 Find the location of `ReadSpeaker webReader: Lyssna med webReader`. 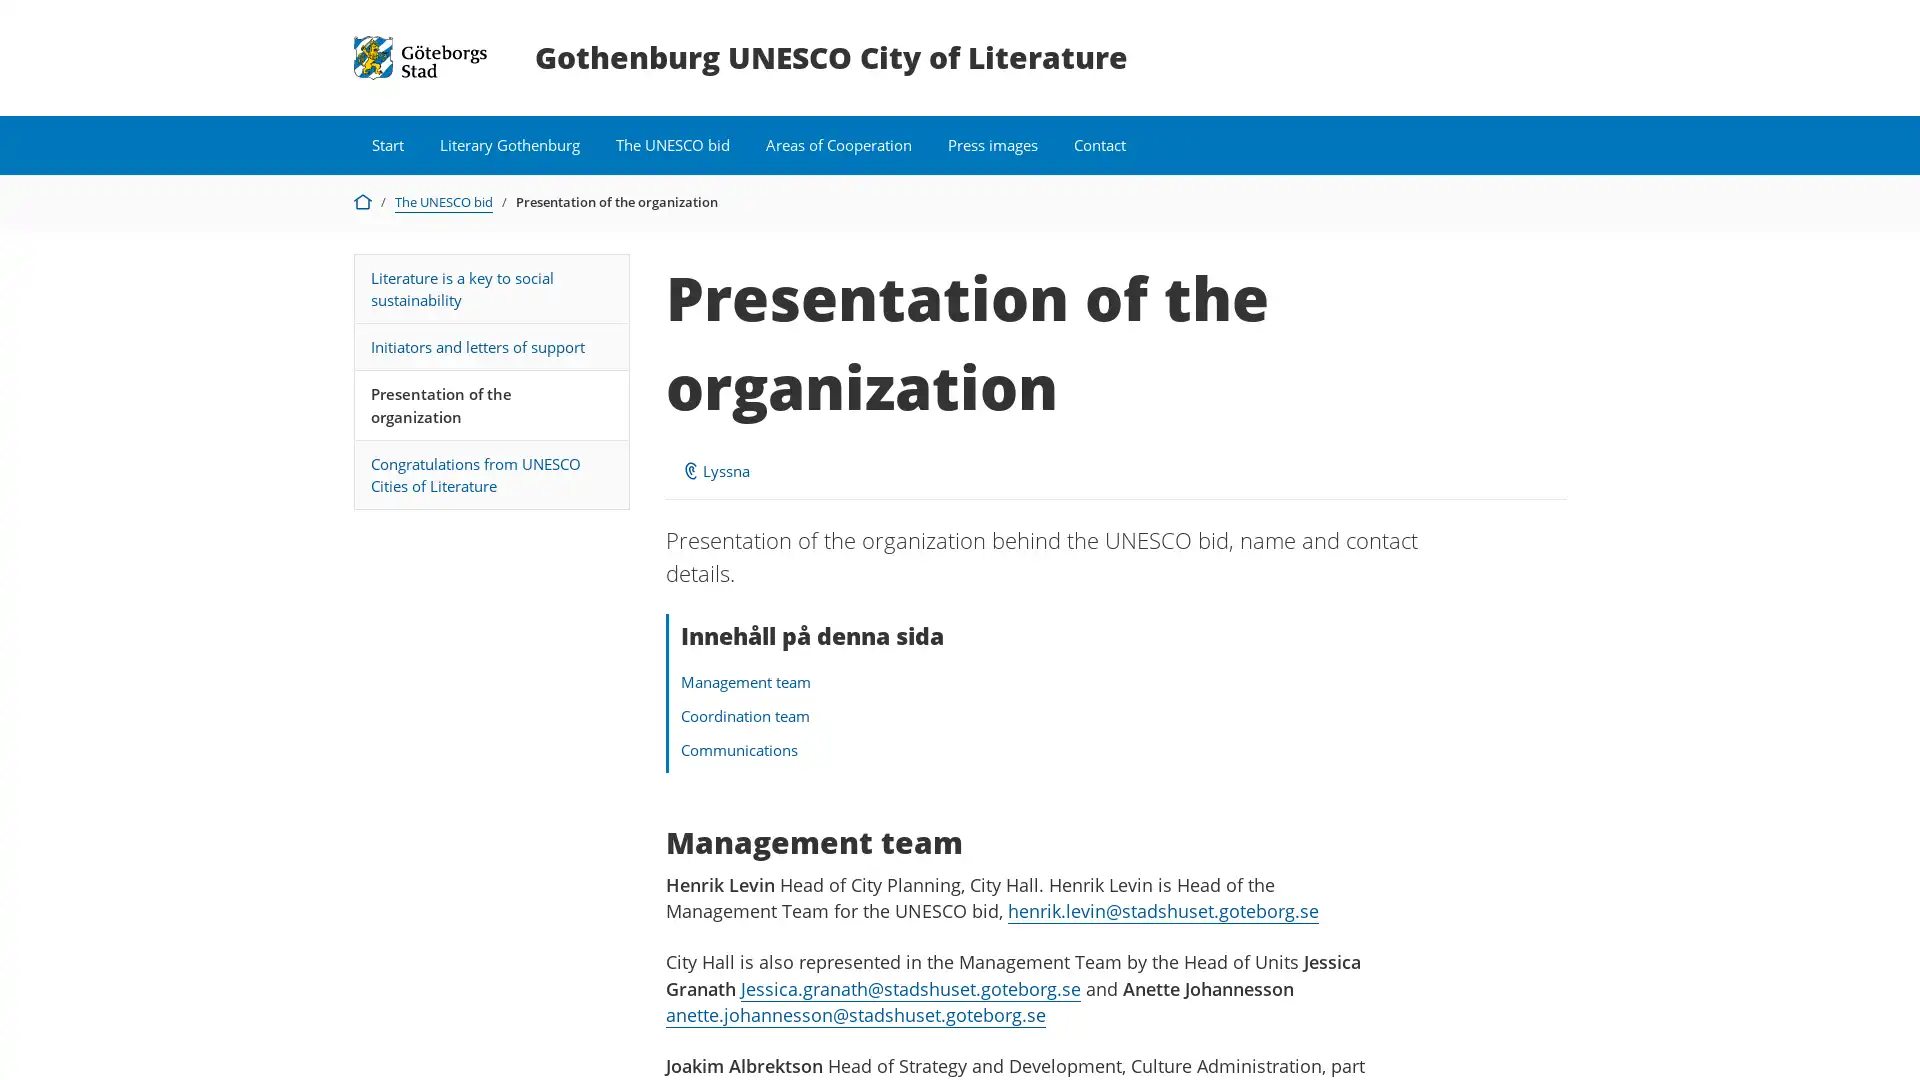

ReadSpeaker webReader: Lyssna med webReader is located at coordinates (715, 470).